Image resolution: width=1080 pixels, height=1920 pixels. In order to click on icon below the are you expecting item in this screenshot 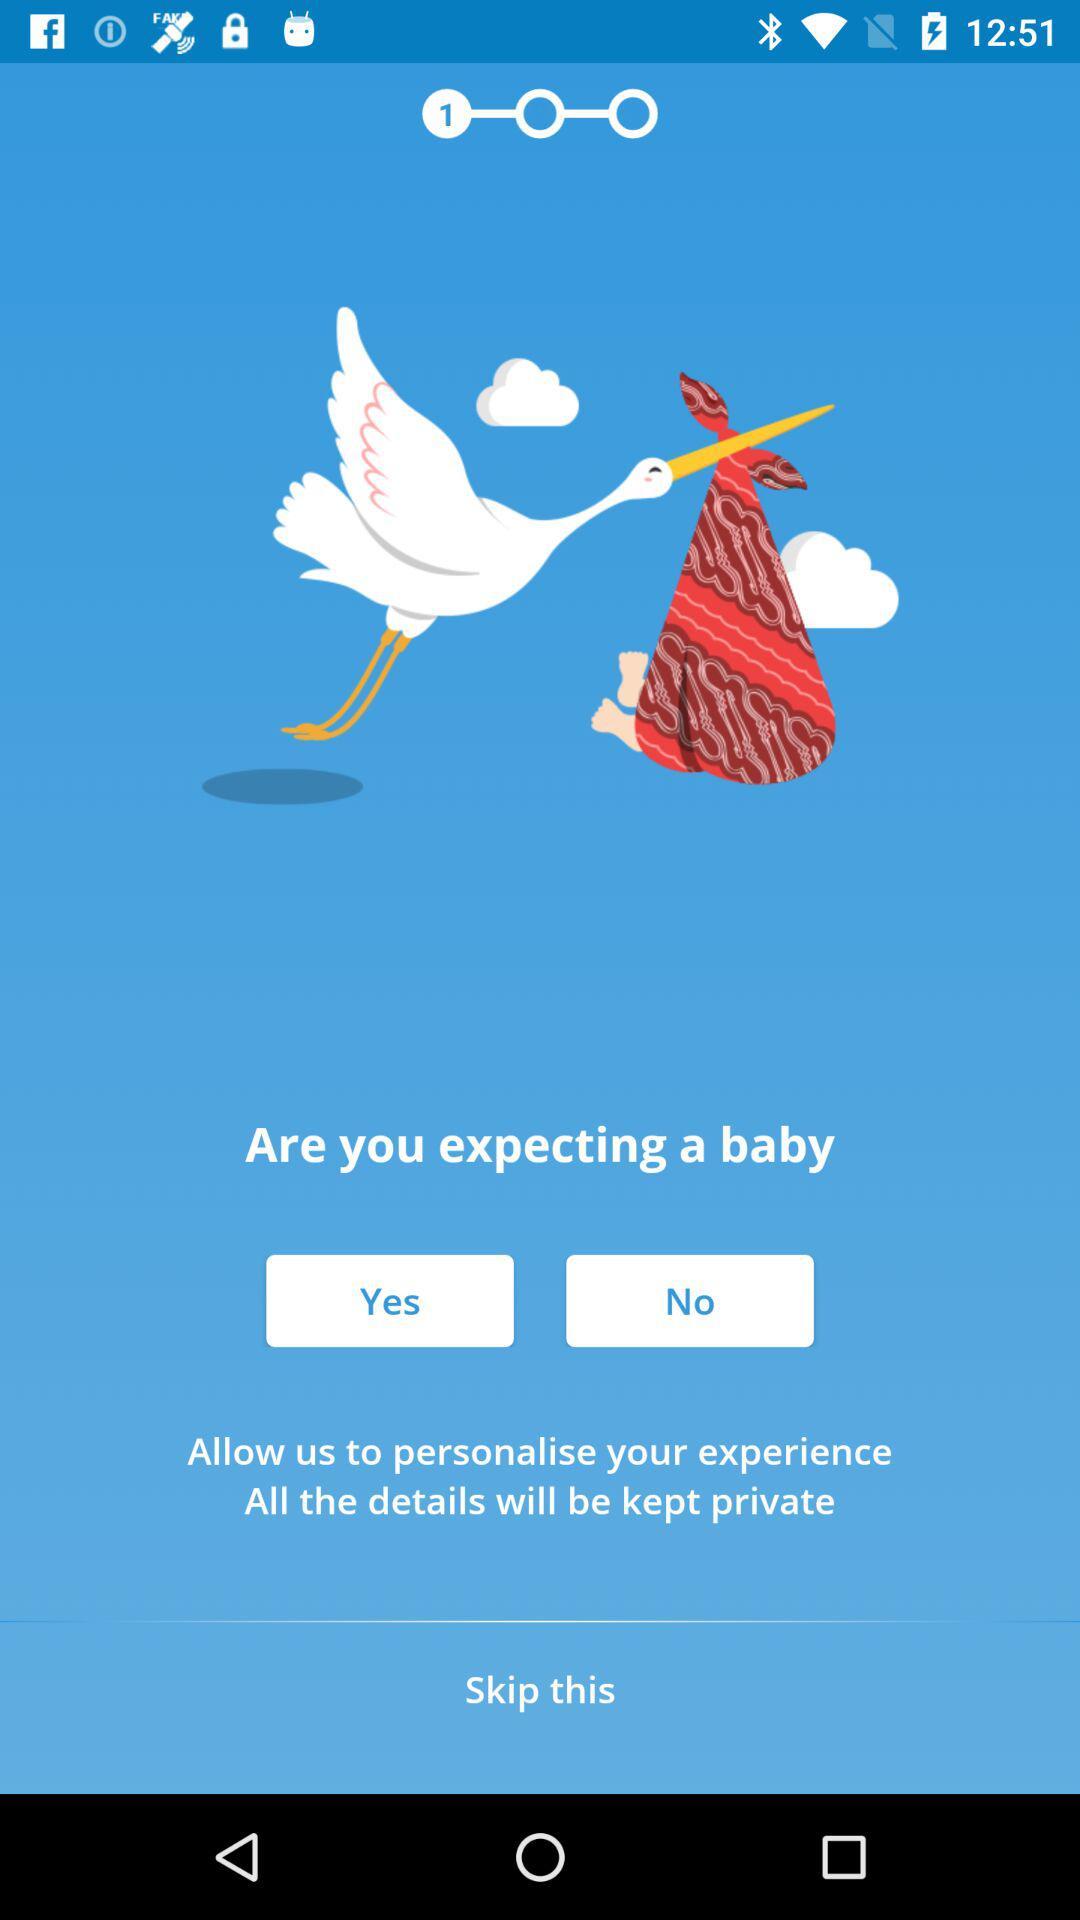, I will do `click(689, 1300)`.